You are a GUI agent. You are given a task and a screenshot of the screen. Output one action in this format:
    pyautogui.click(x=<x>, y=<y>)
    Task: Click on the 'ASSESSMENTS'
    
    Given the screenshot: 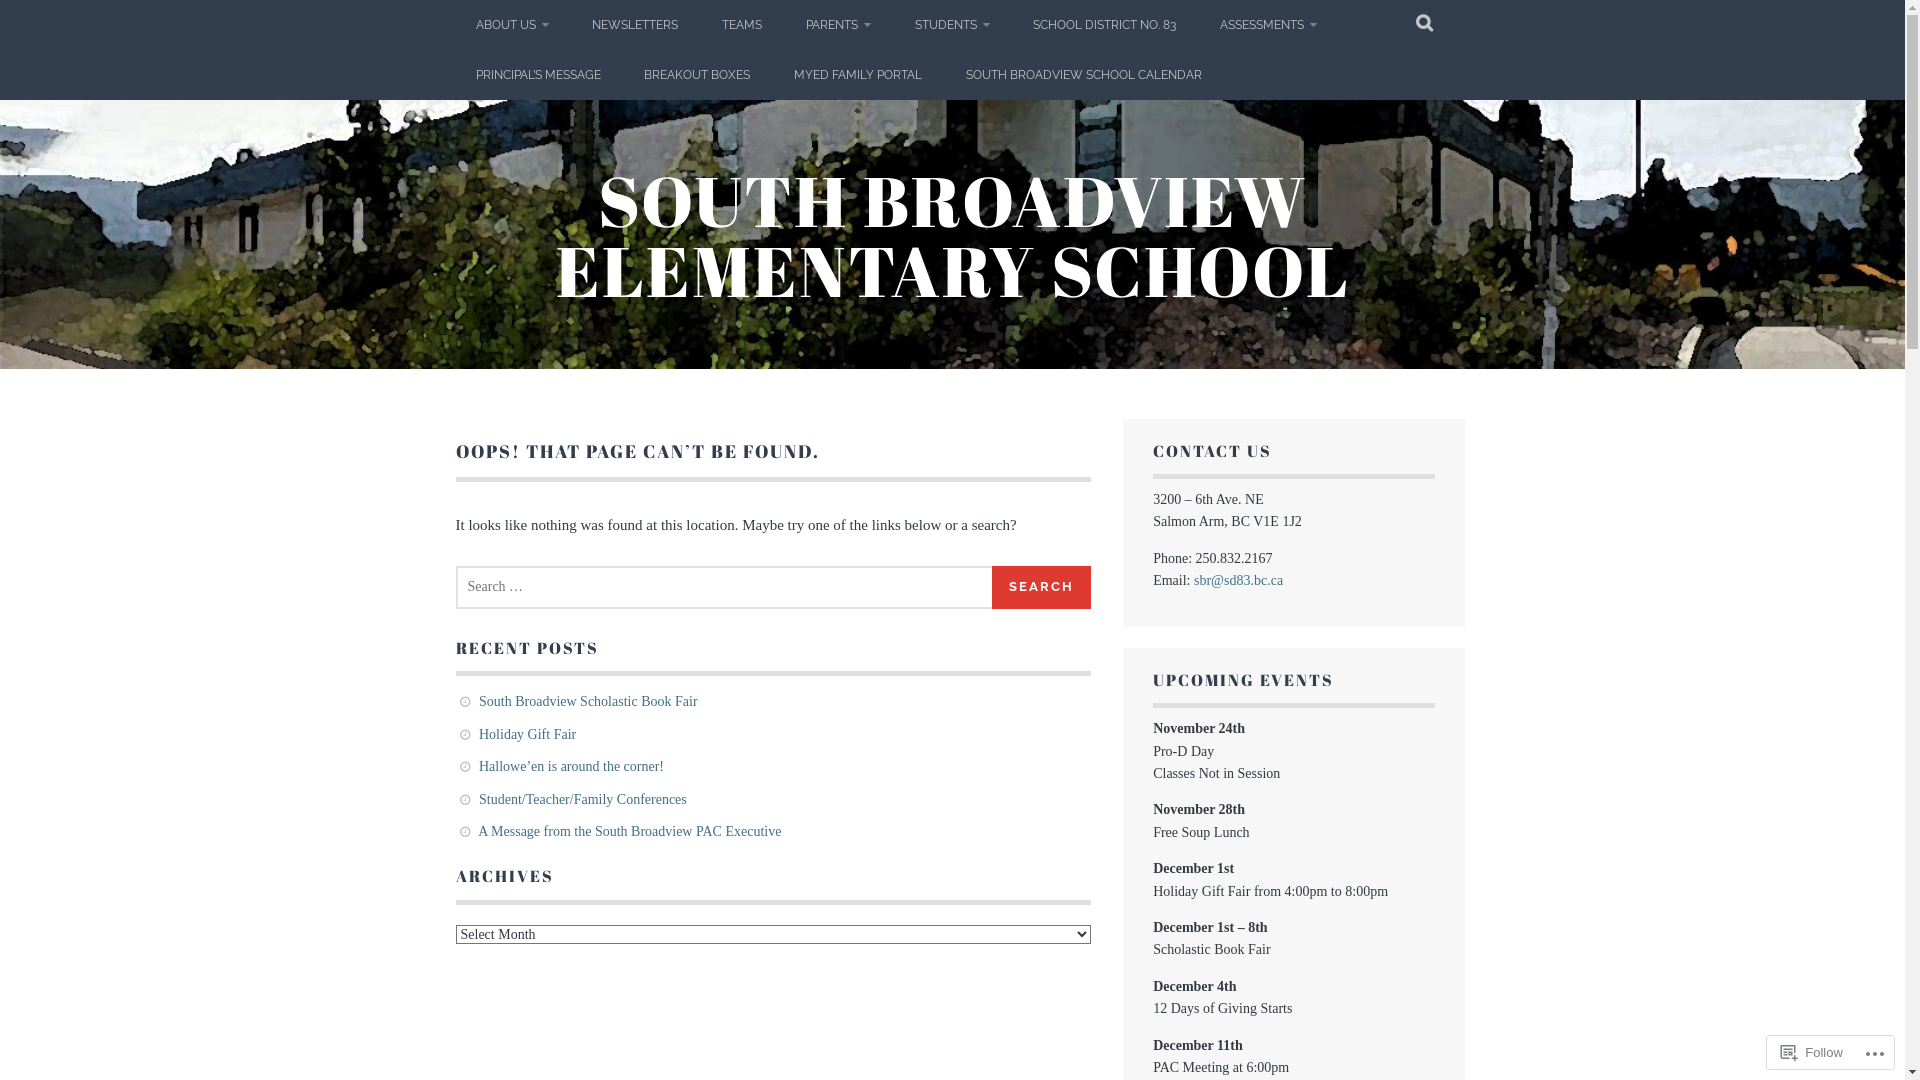 What is the action you would take?
    pyautogui.click(x=1200, y=24)
    